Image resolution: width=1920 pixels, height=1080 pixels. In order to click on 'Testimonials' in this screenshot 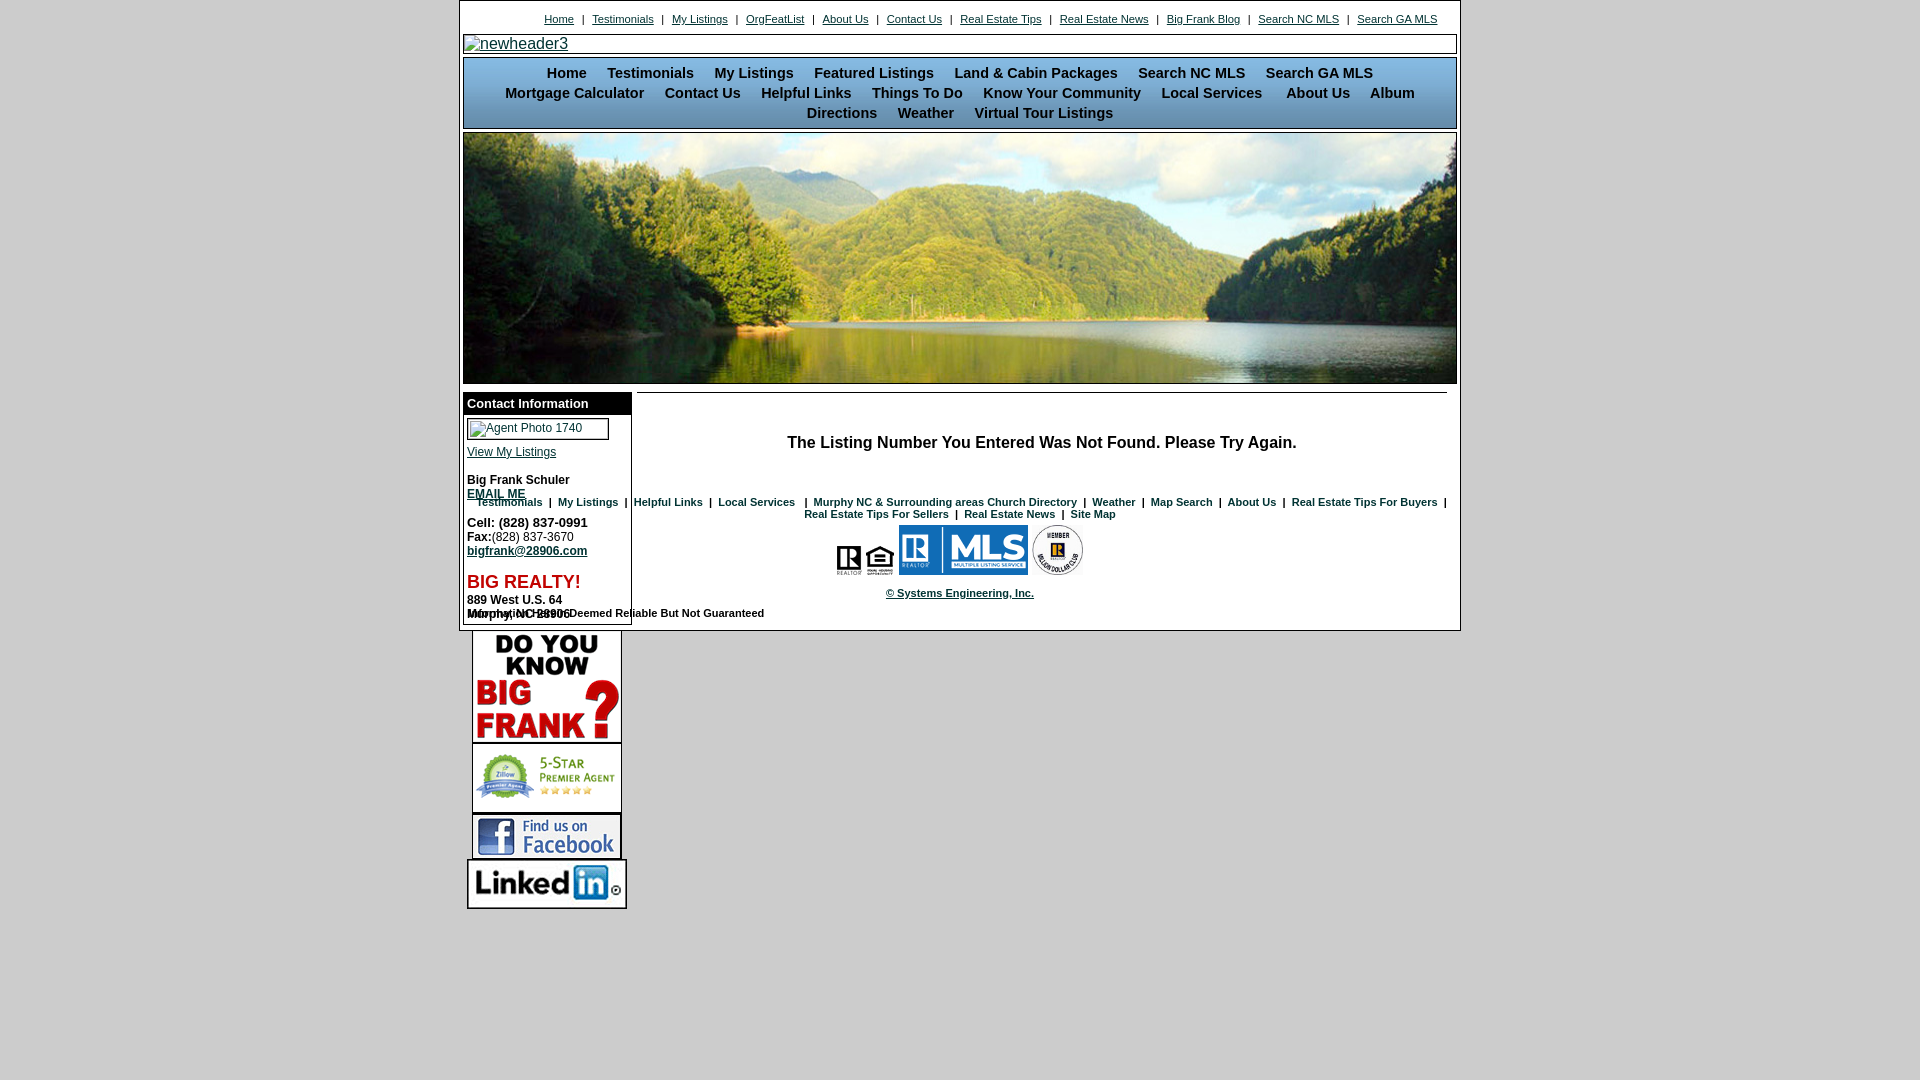, I will do `click(508, 500)`.